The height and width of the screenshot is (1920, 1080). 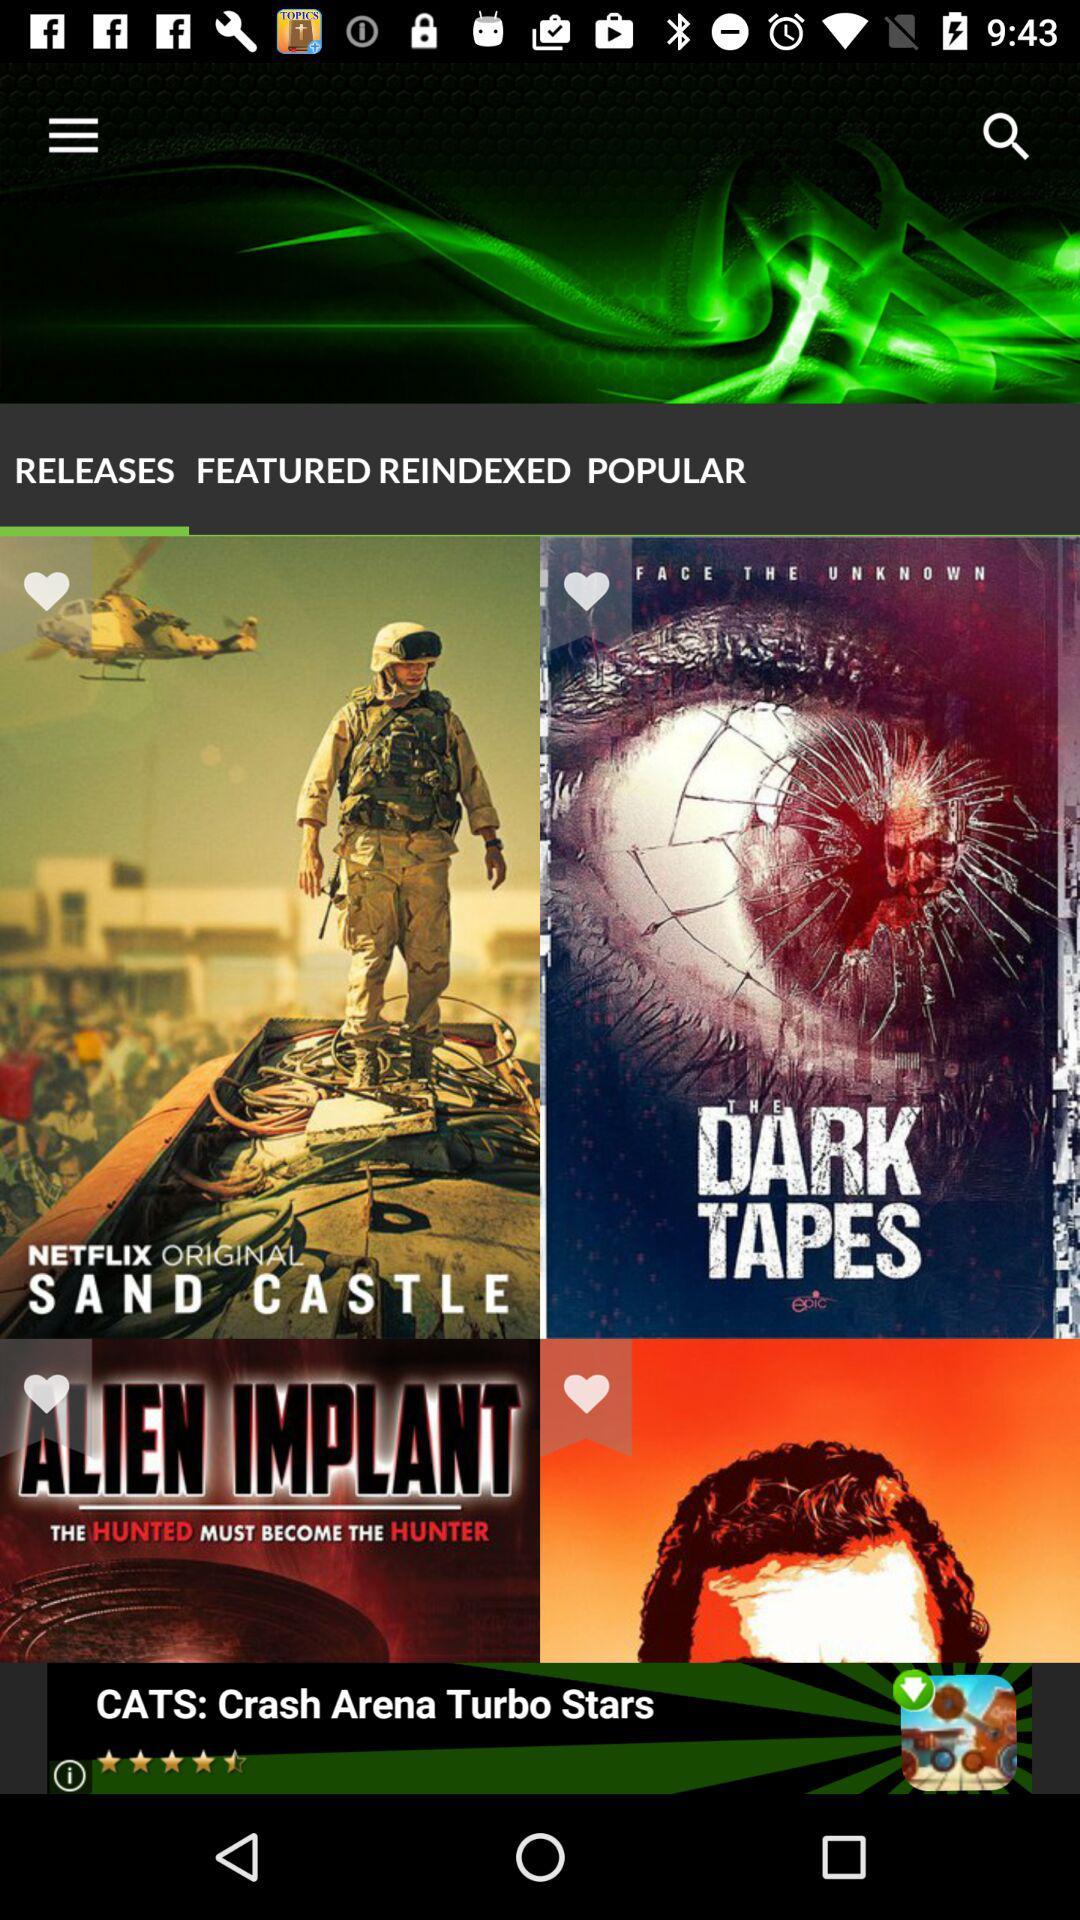 What do you see at coordinates (810, 1338) in the screenshot?
I see `the image which says  the dark tapes` at bounding box center [810, 1338].